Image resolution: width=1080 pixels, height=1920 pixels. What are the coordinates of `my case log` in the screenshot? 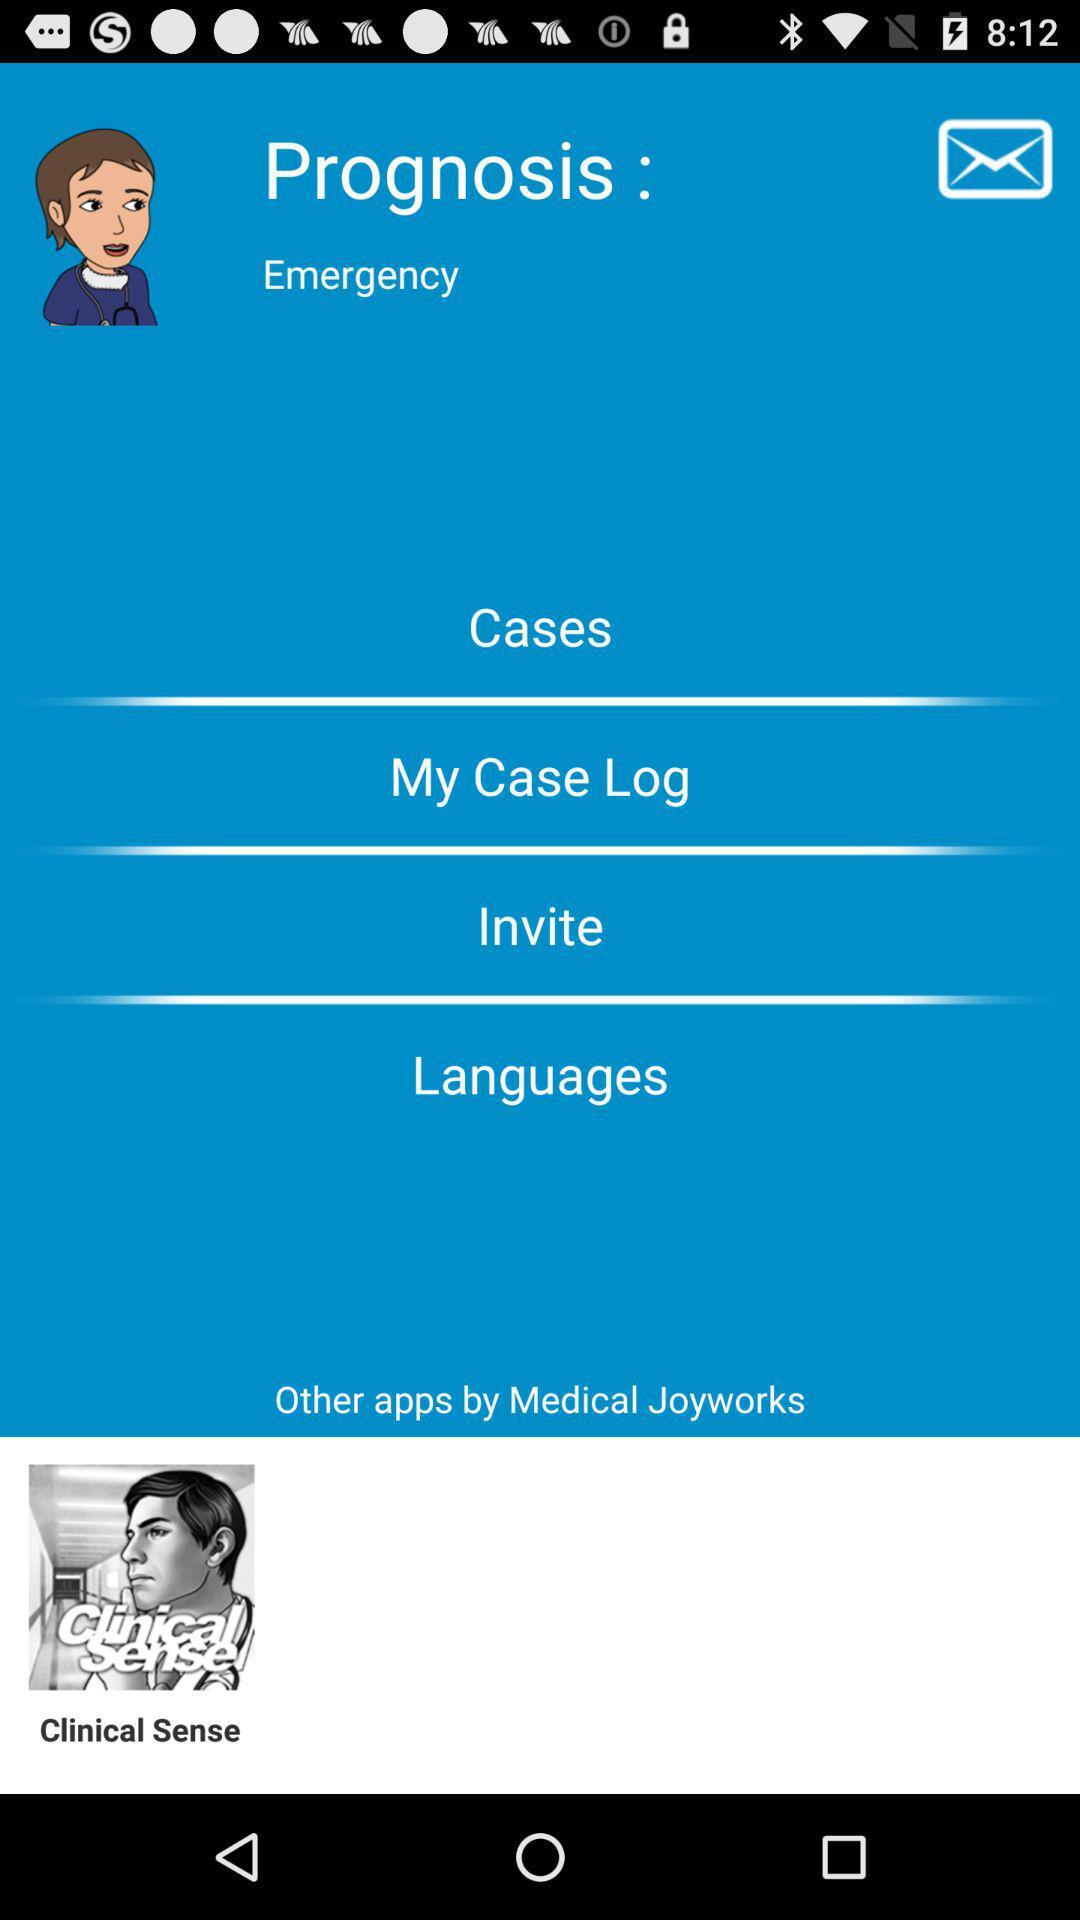 It's located at (540, 774).